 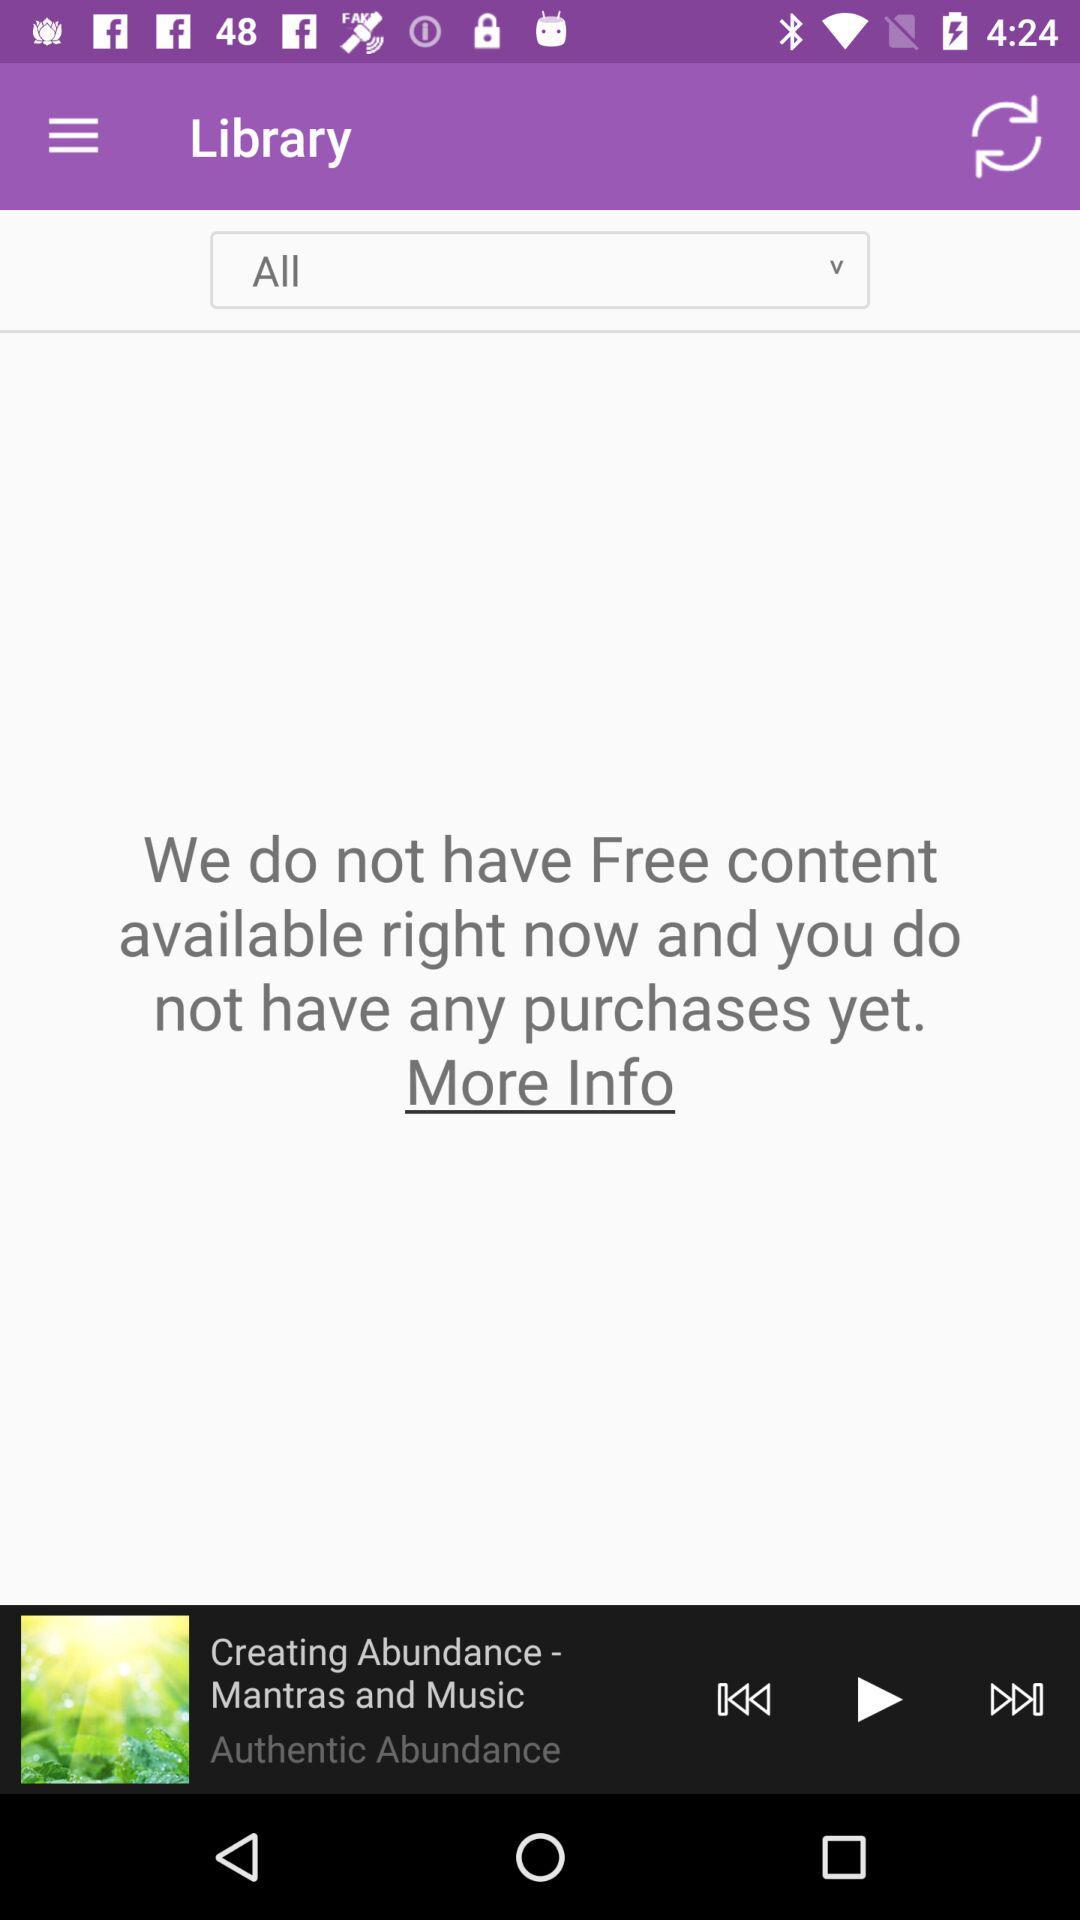 I want to click on the item at the center, so click(x=540, y=968).